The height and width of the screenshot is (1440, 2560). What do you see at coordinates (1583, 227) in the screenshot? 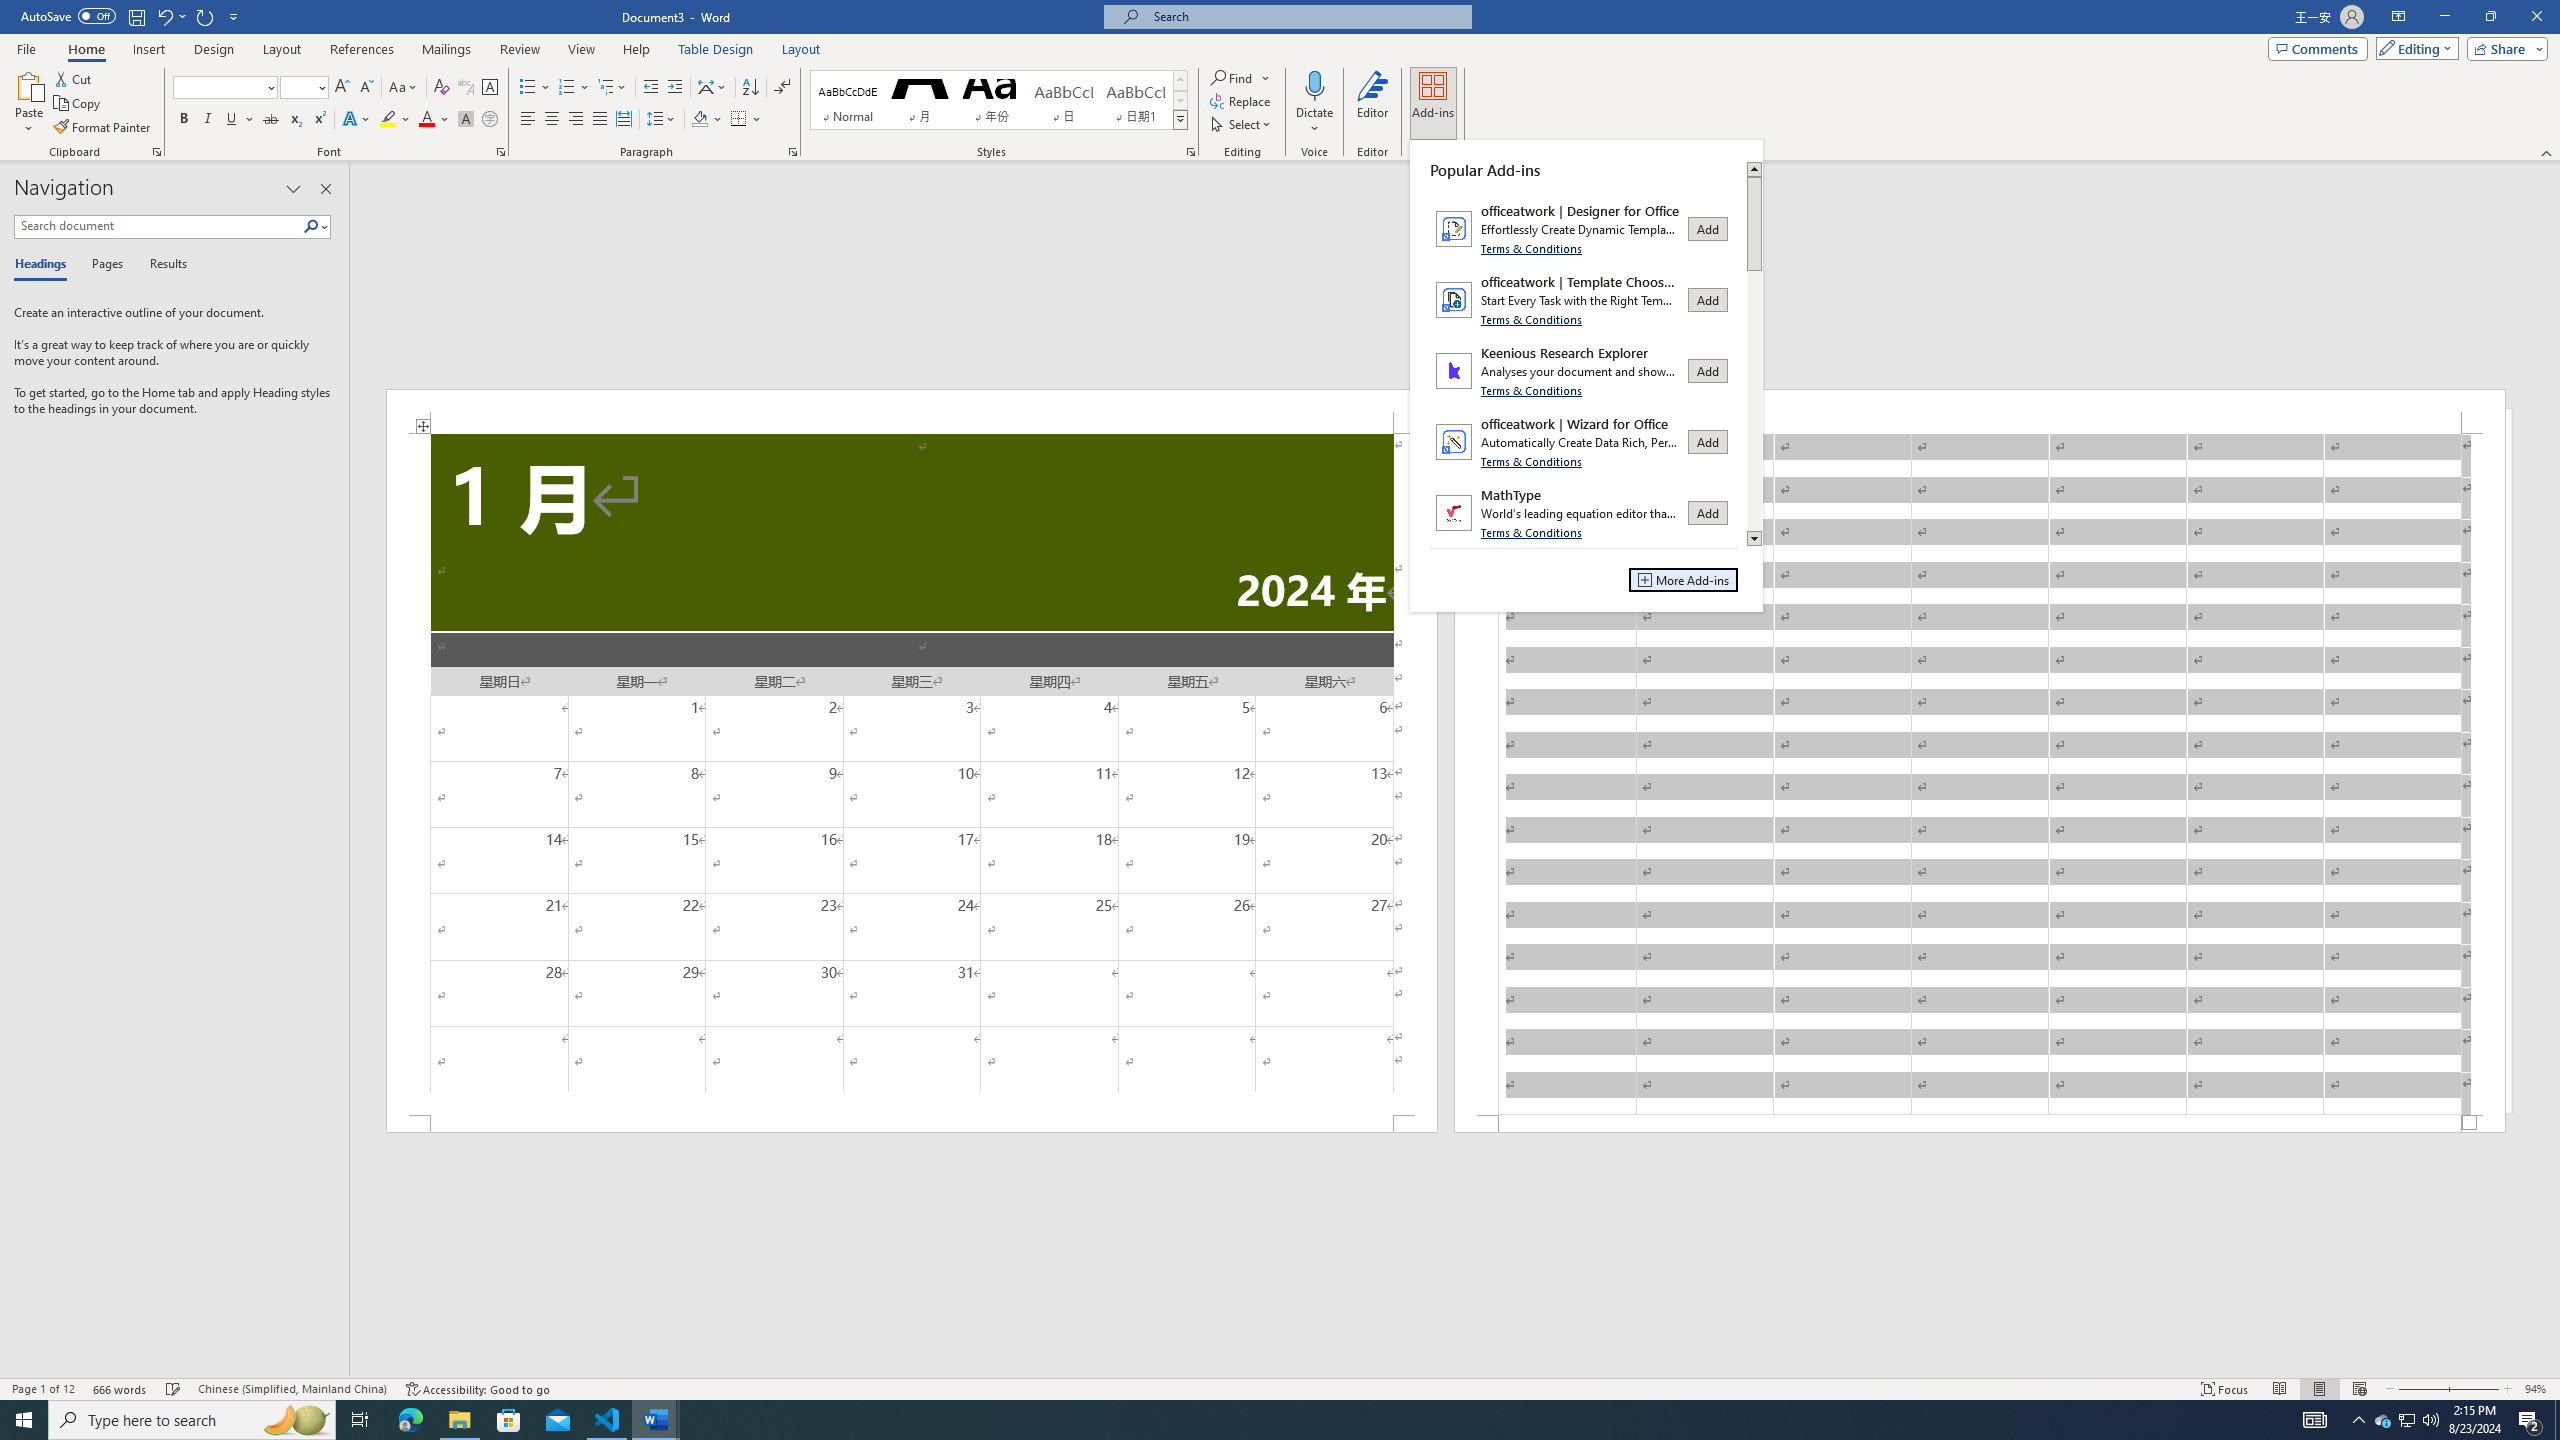
I see `'officeatwork | Designer for Office'` at bounding box center [1583, 227].